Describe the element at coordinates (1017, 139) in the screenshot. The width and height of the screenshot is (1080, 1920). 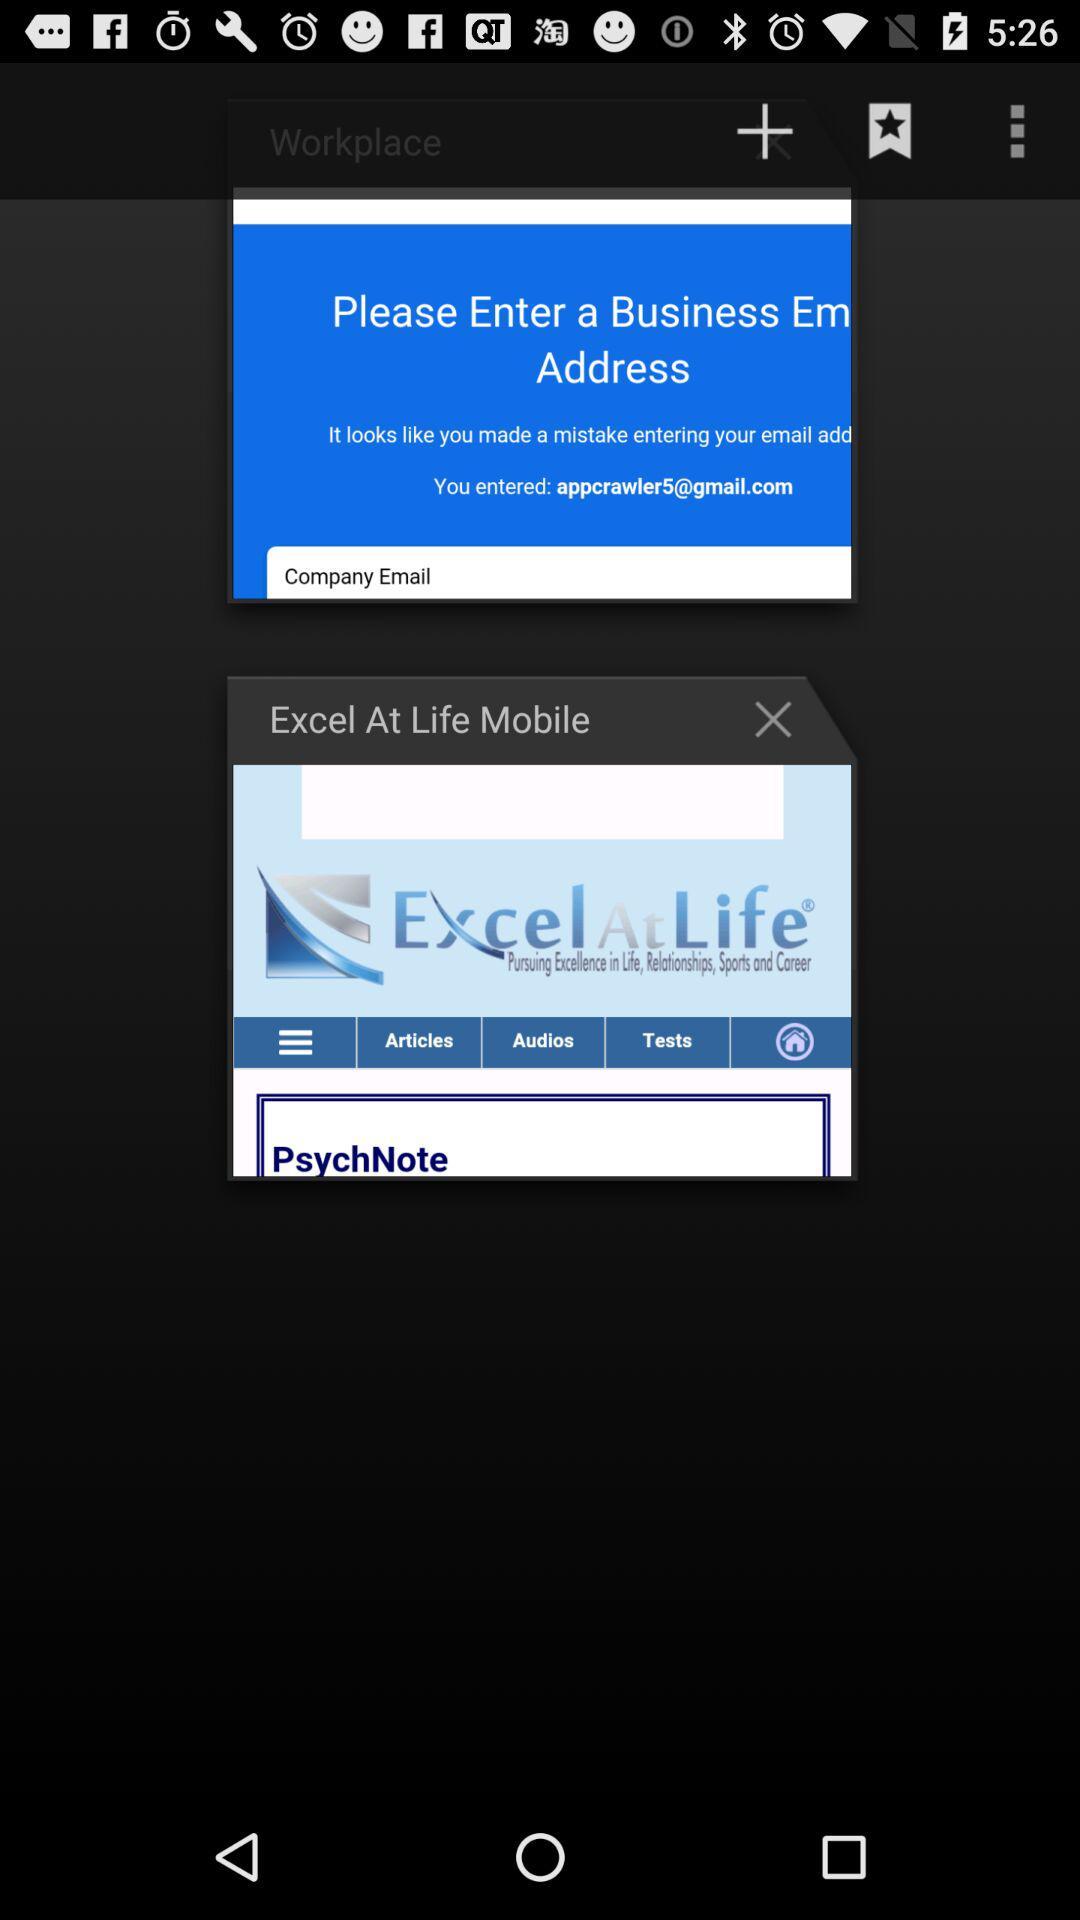
I see `the more icon` at that location.